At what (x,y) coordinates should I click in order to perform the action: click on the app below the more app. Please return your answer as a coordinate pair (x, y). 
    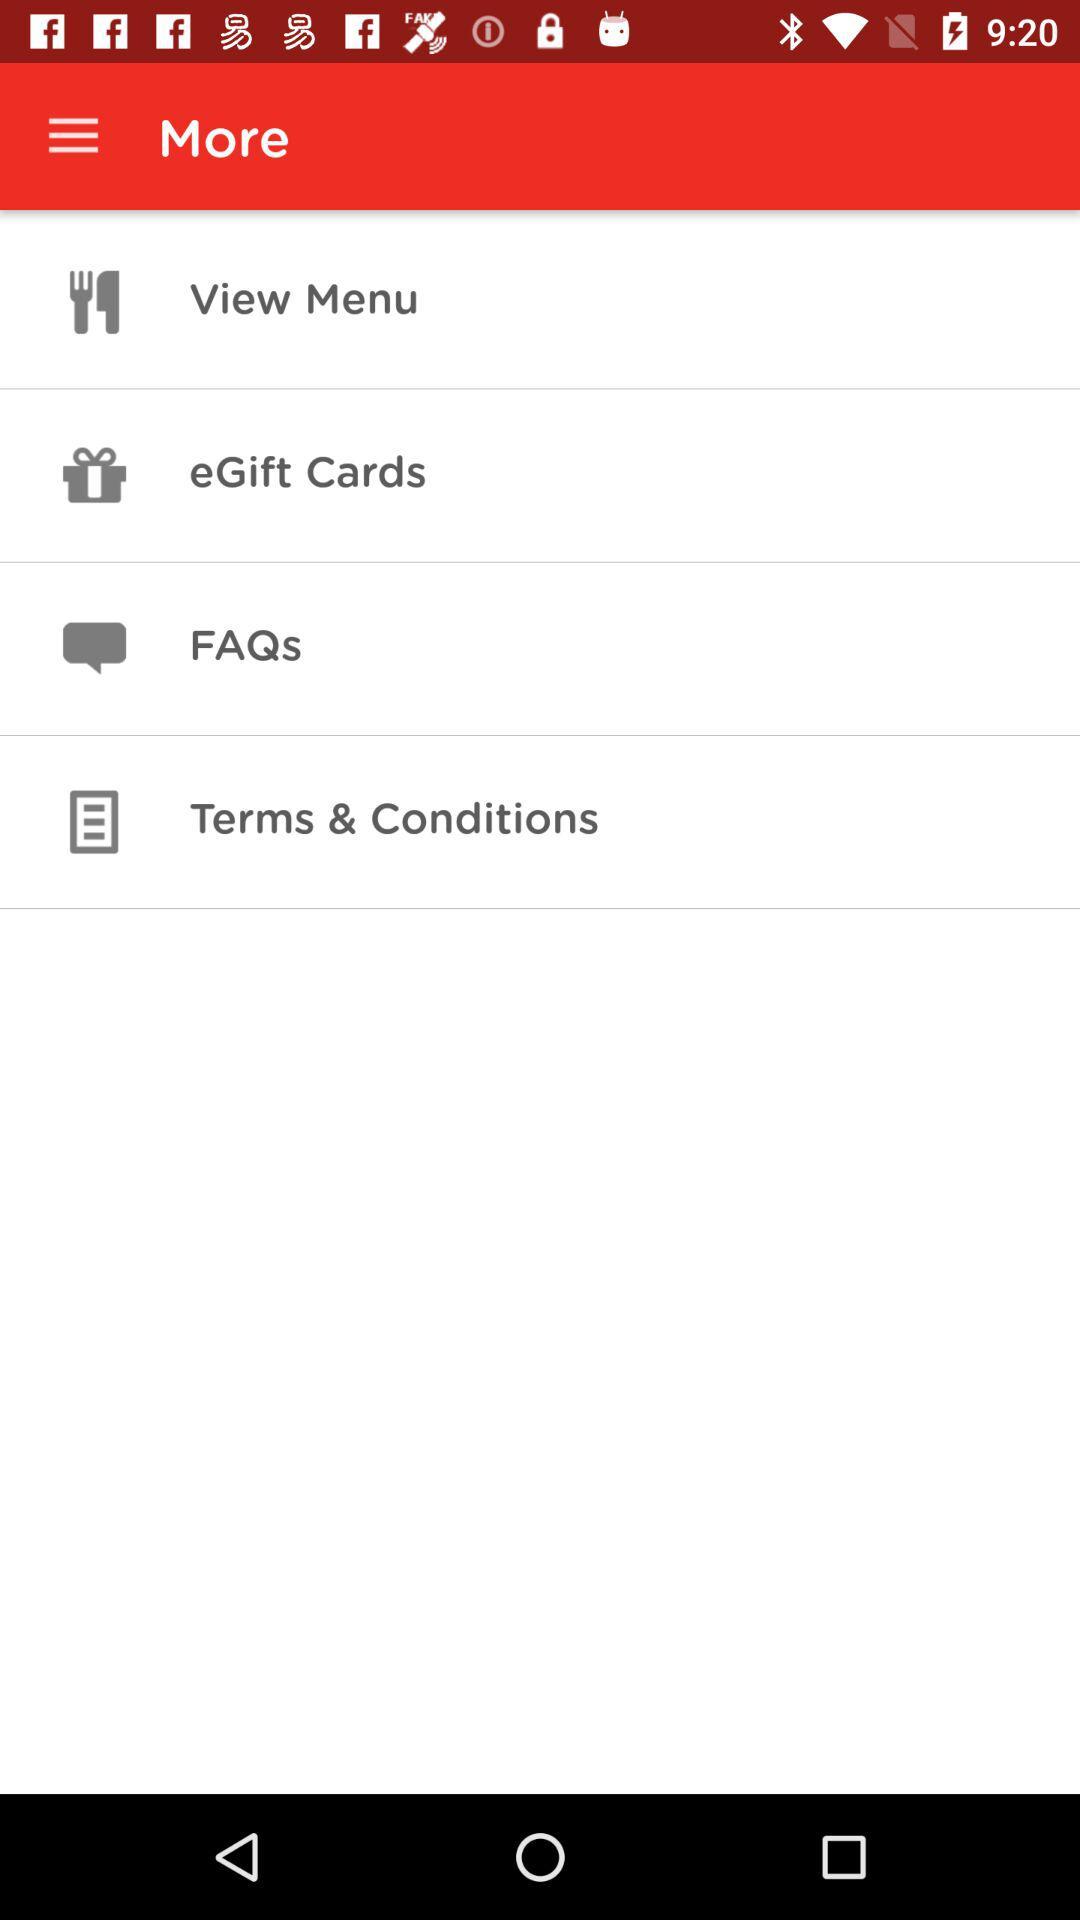
    Looking at the image, I should click on (304, 301).